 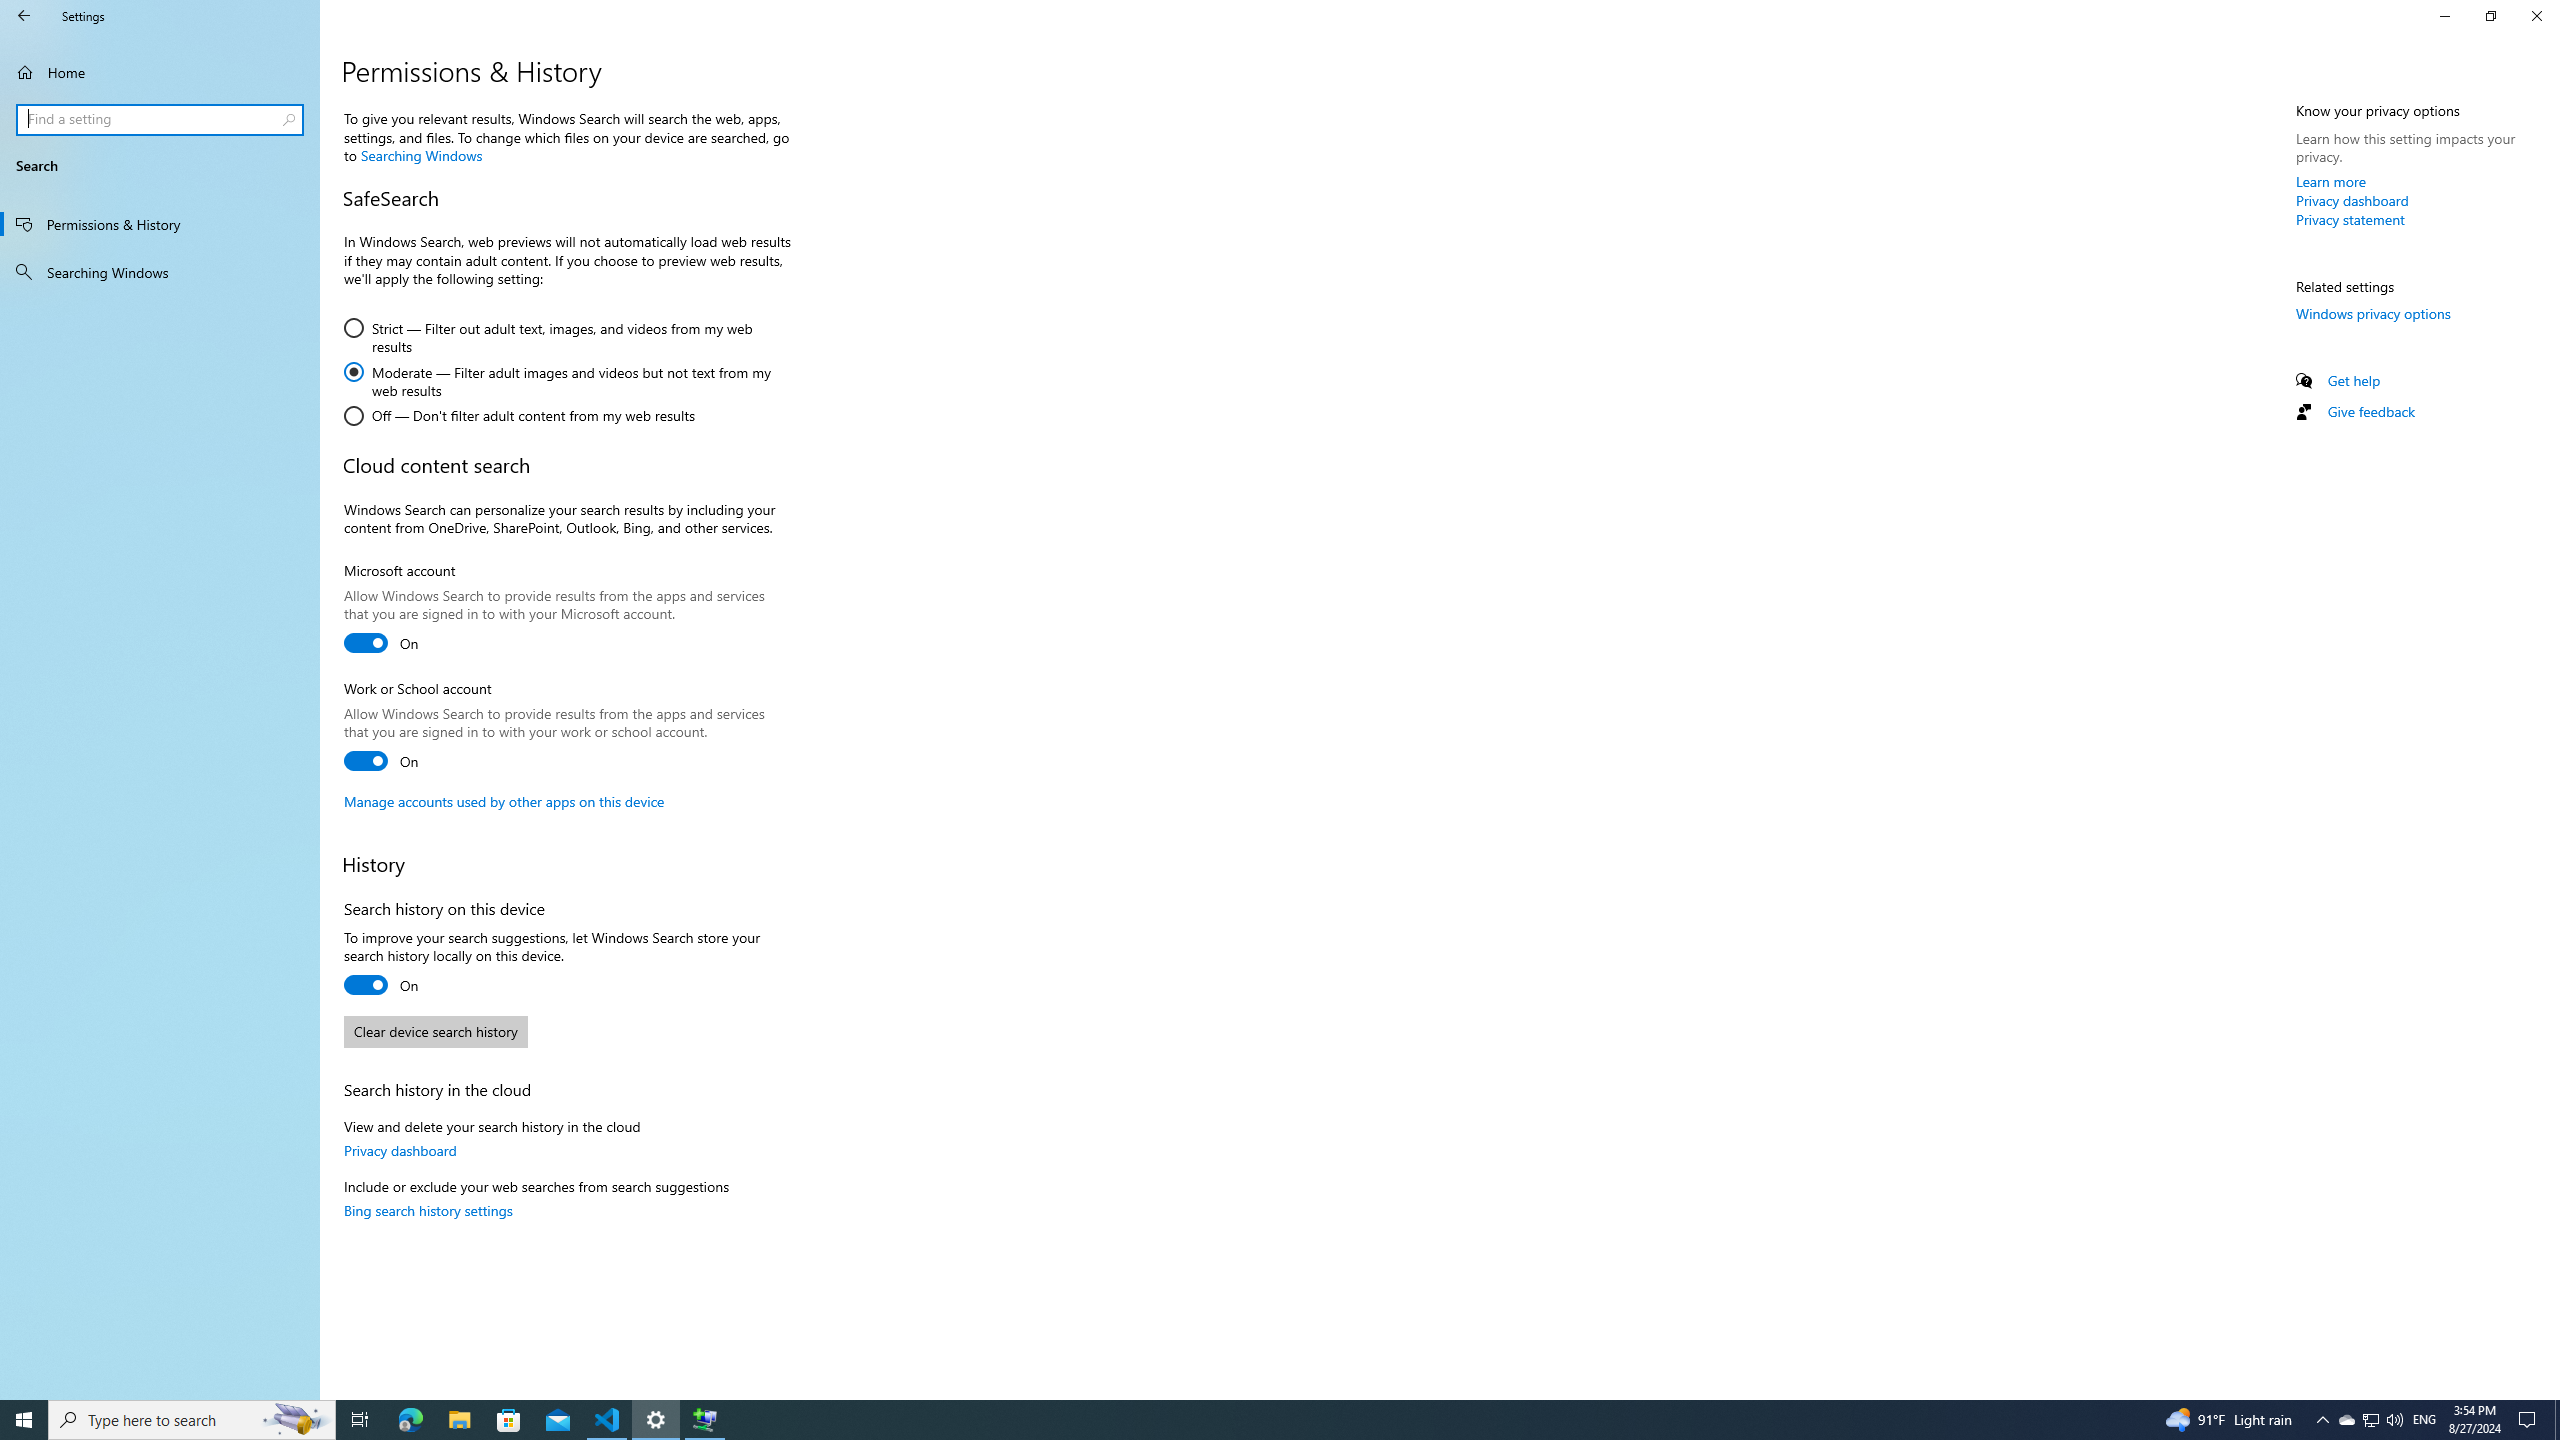 What do you see at coordinates (2352, 199) in the screenshot?
I see `'Privacy dashboard'` at bounding box center [2352, 199].